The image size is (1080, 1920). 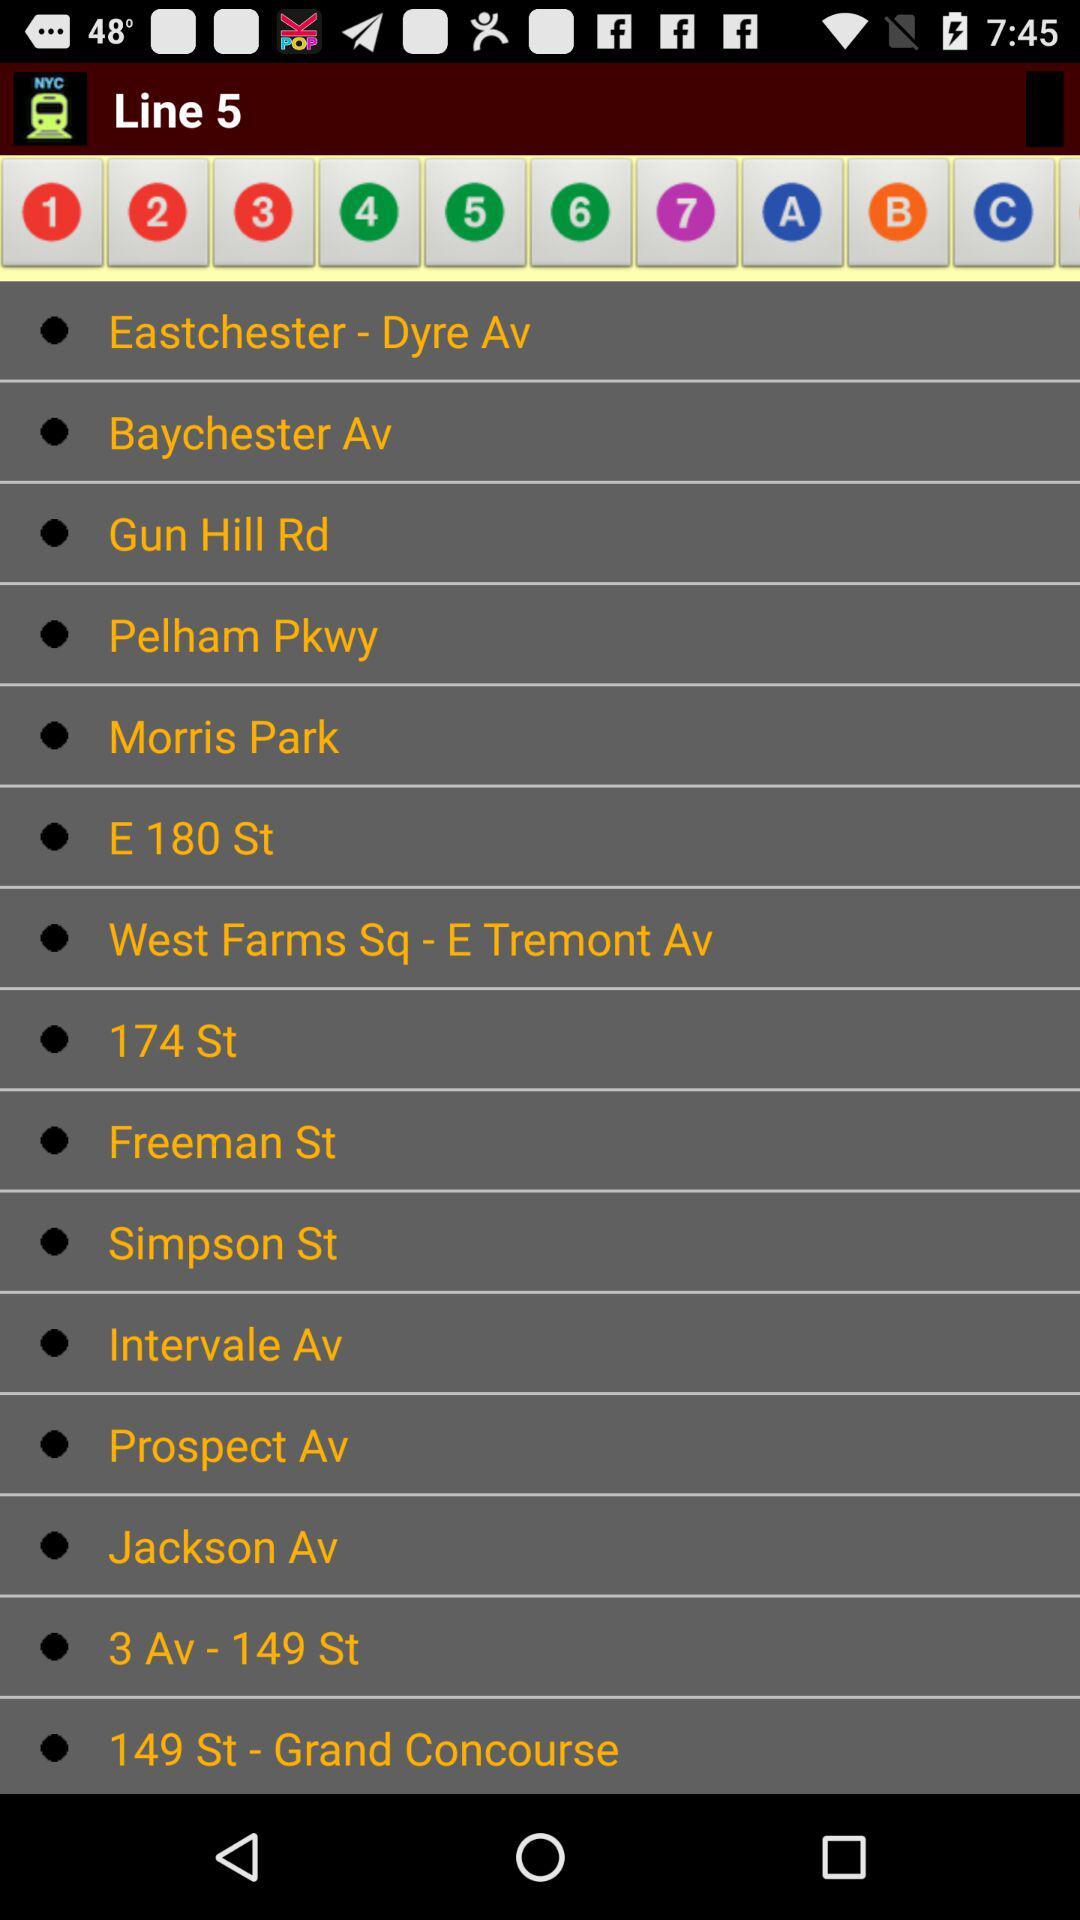 What do you see at coordinates (593, 532) in the screenshot?
I see `move to text which is below the text  baychester av` at bounding box center [593, 532].